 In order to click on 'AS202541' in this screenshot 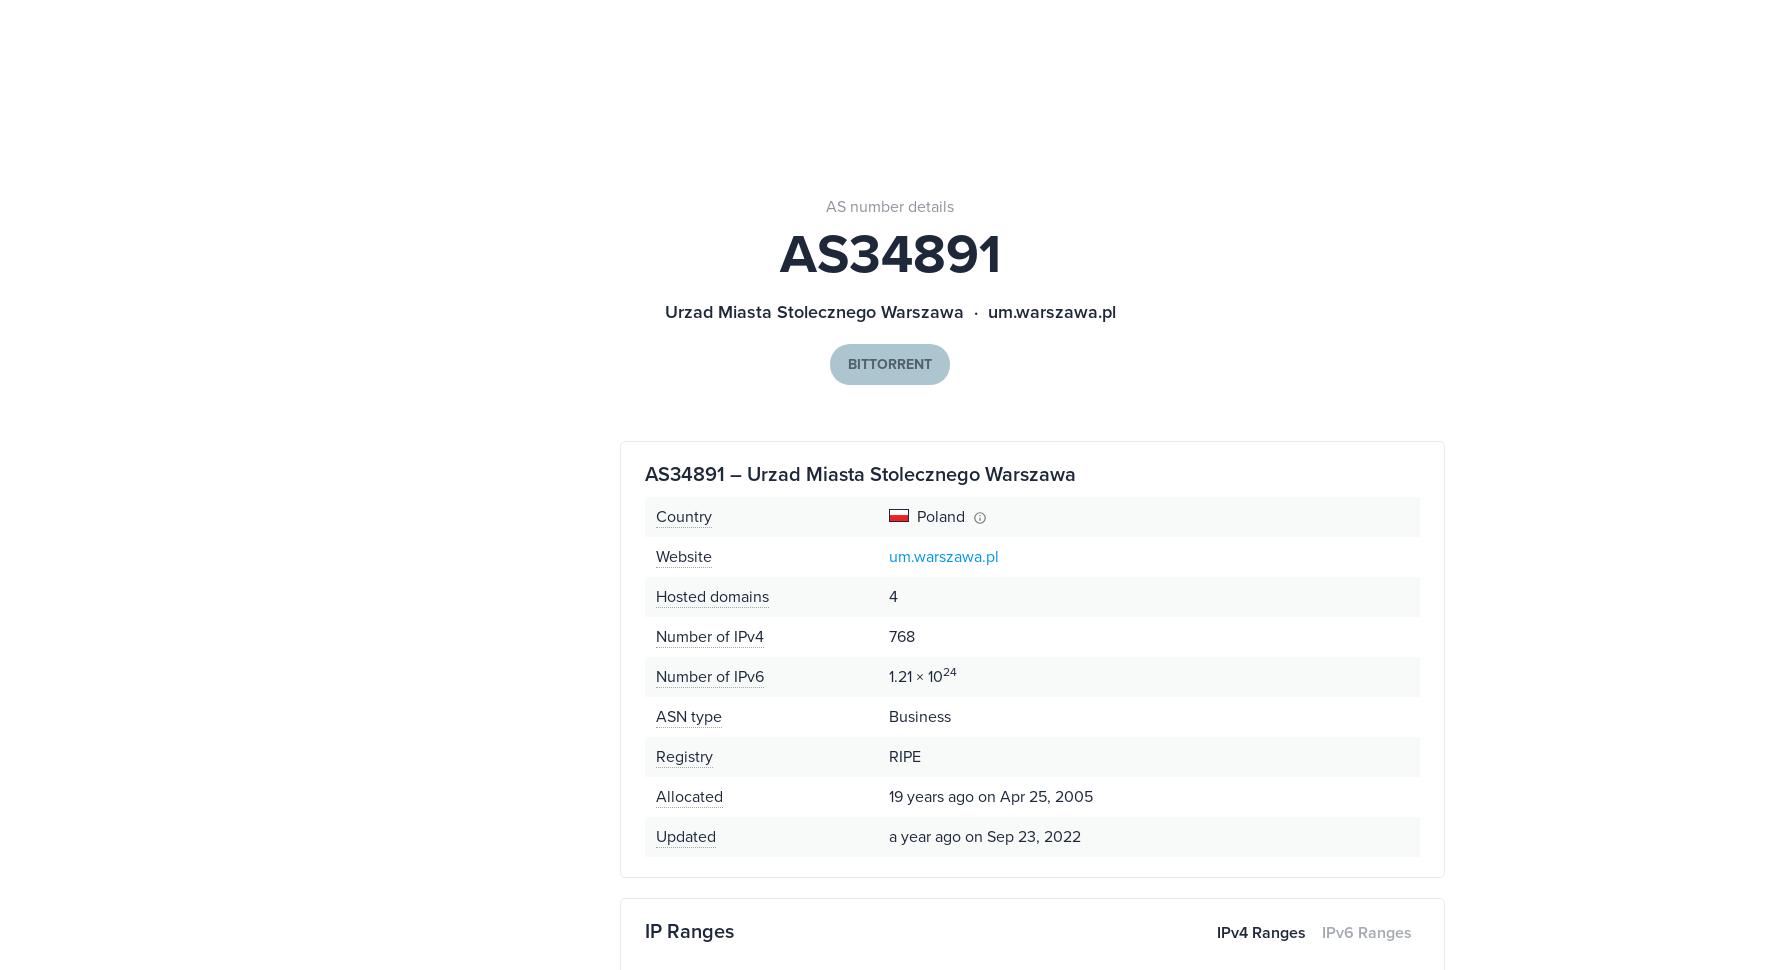, I will do `click(1115, 63)`.